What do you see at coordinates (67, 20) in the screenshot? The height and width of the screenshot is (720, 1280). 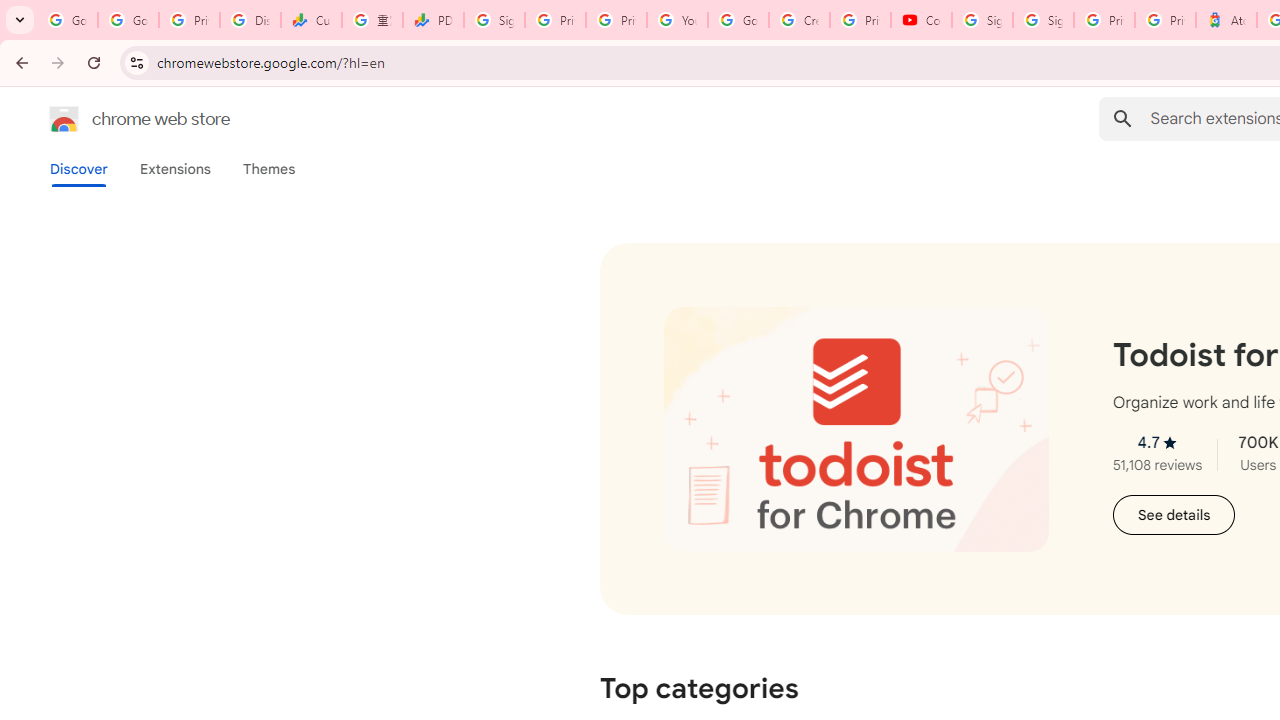 I see `'Google Workspace Admin Community'` at bounding box center [67, 20].